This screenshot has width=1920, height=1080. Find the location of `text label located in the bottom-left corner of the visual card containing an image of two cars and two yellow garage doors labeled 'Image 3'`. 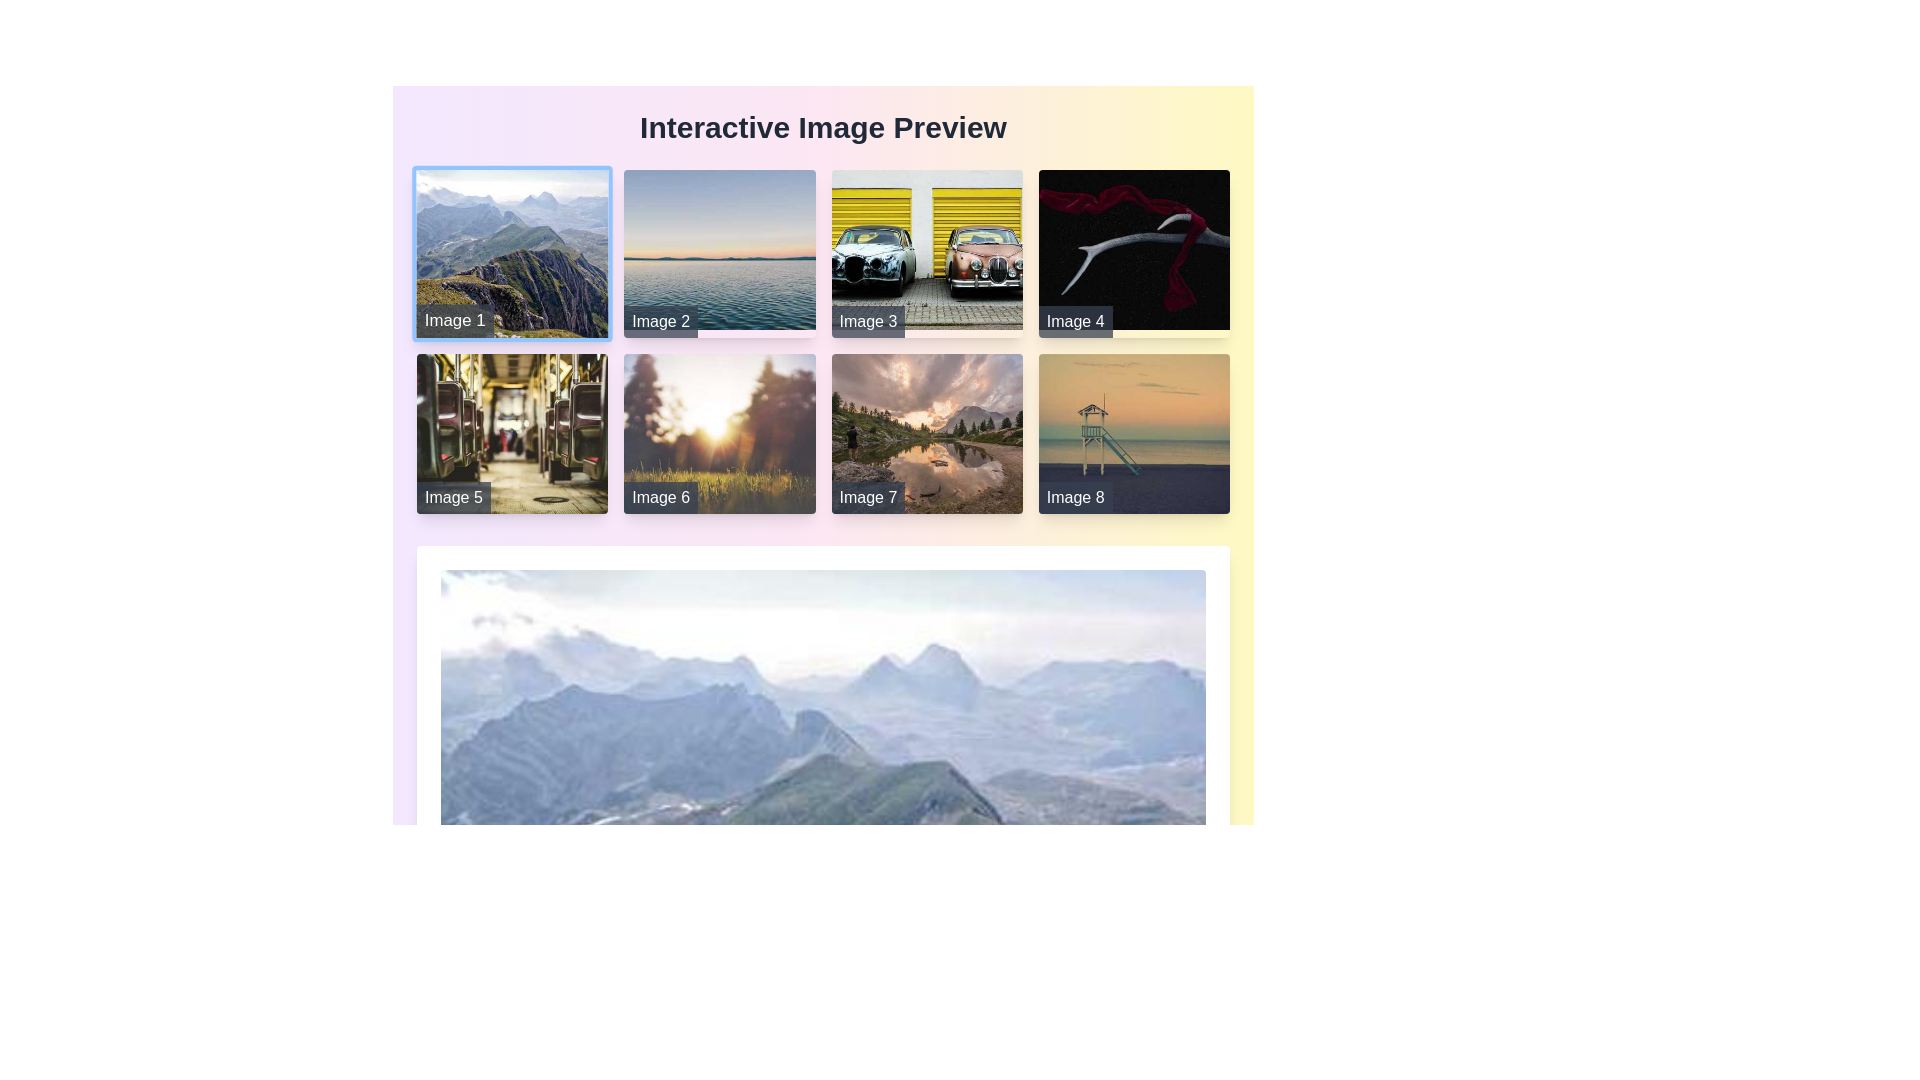

text label located in the bottom-left corner of the visual card containing an image of two cars and two yellow garage doors labeled 'Image 3' is located at coordinates (868, 320).